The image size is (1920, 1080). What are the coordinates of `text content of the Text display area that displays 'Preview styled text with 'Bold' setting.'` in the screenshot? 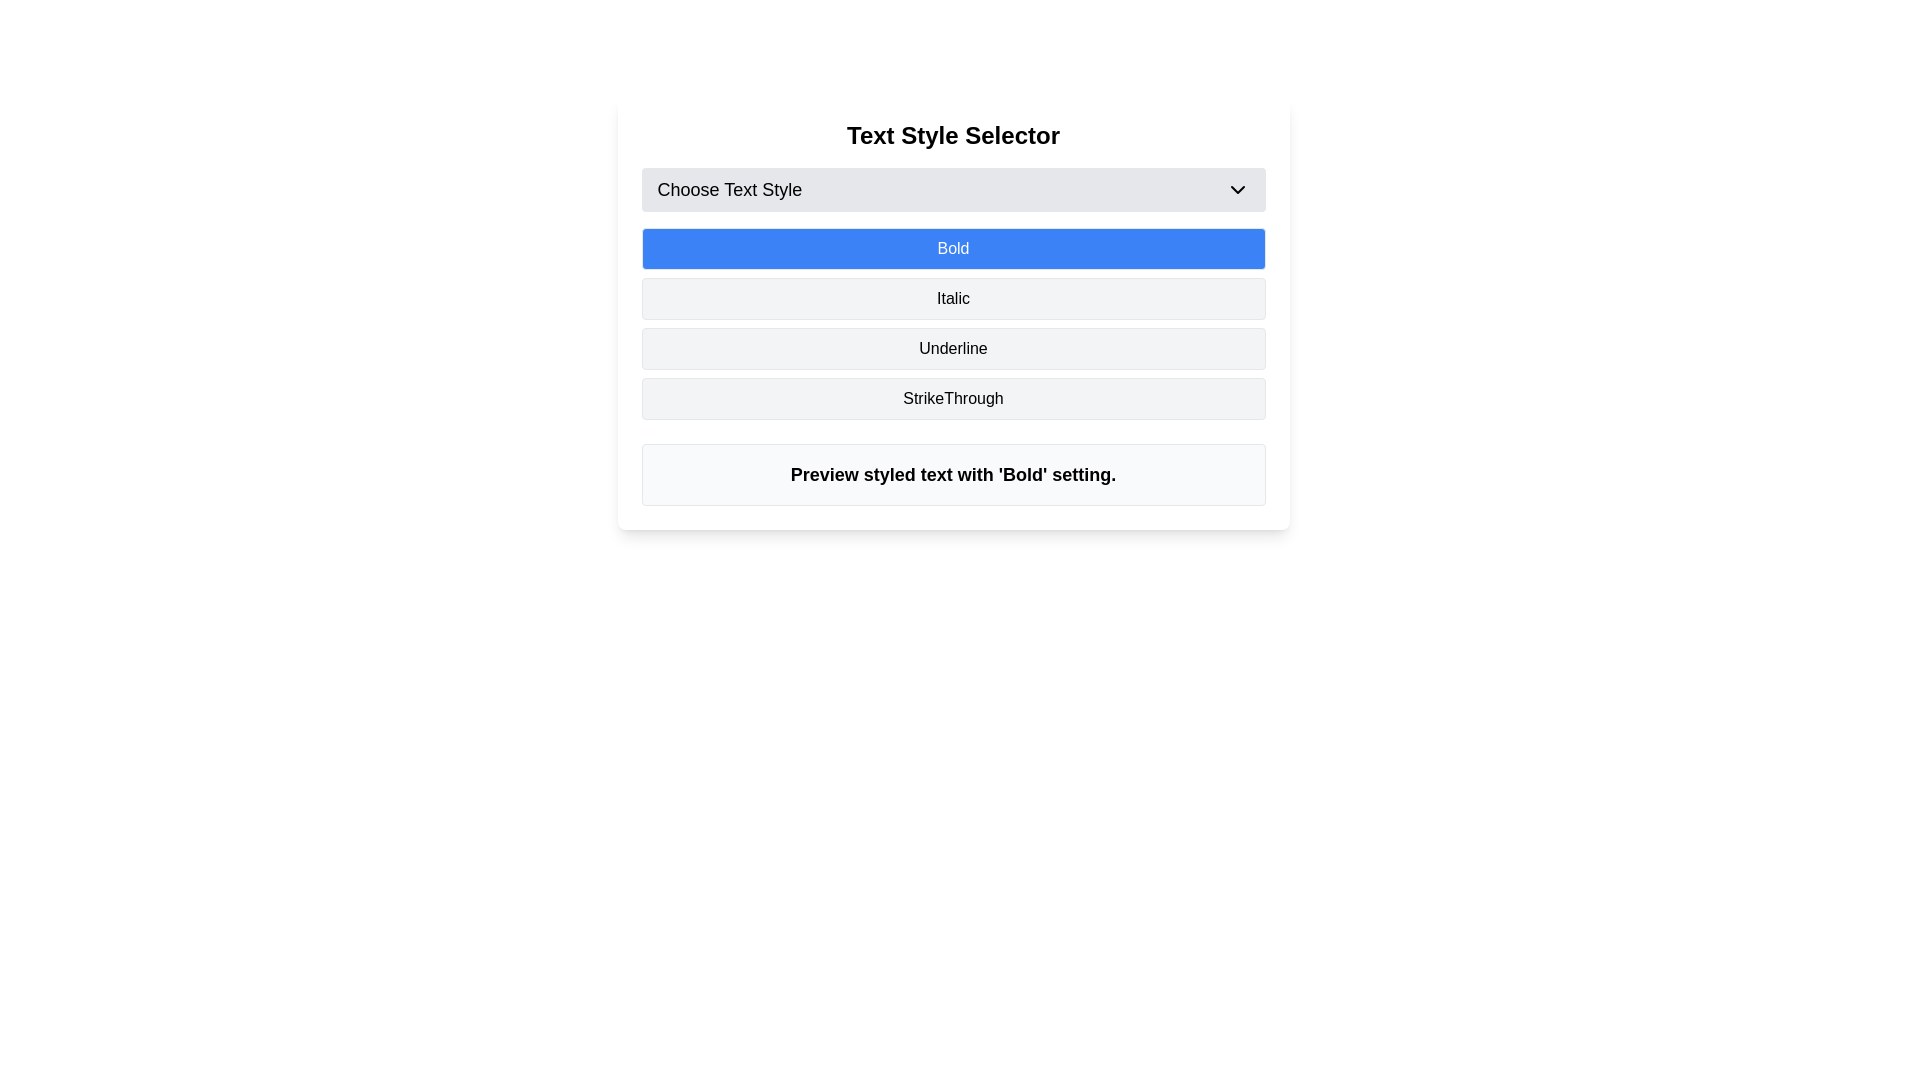 It's located at (952, 474).